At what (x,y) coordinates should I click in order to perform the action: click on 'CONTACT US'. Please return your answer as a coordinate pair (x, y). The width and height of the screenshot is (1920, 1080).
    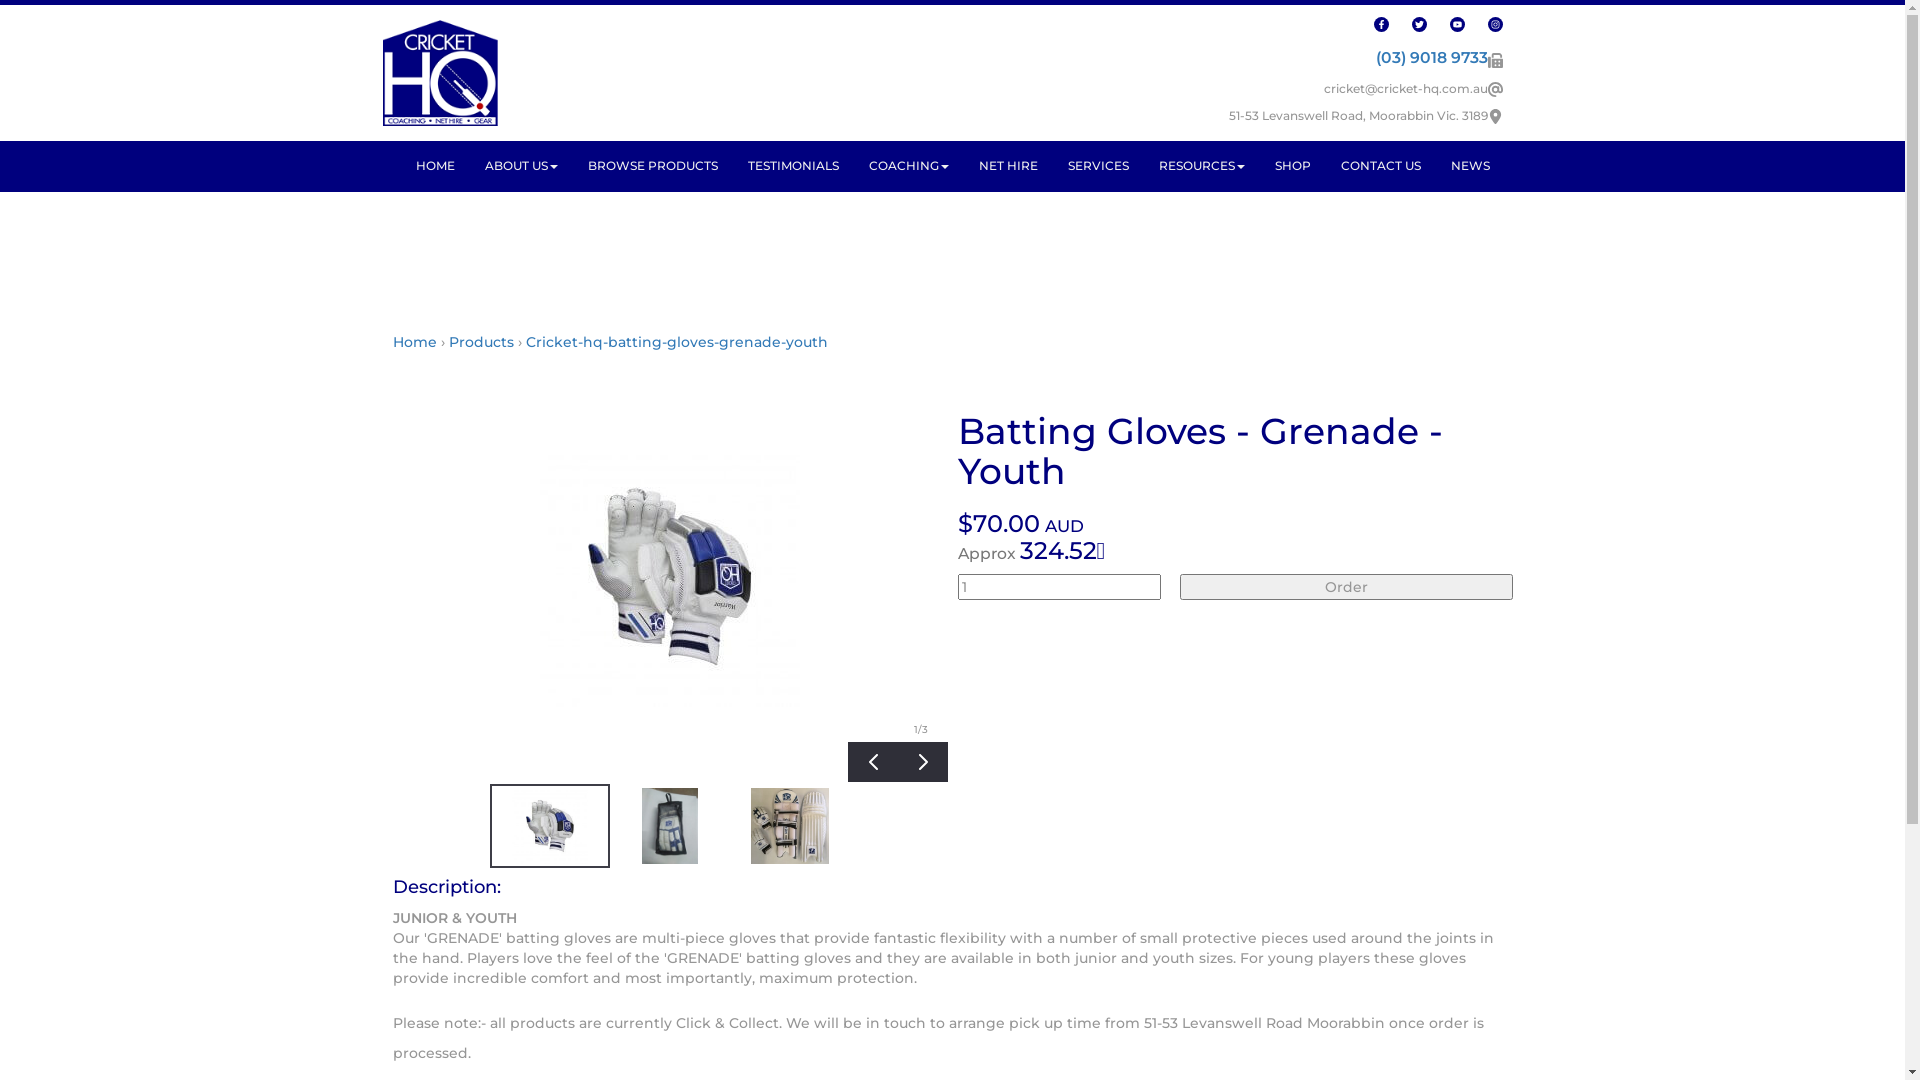
    Looking at the image, I should click on (1325, 164).